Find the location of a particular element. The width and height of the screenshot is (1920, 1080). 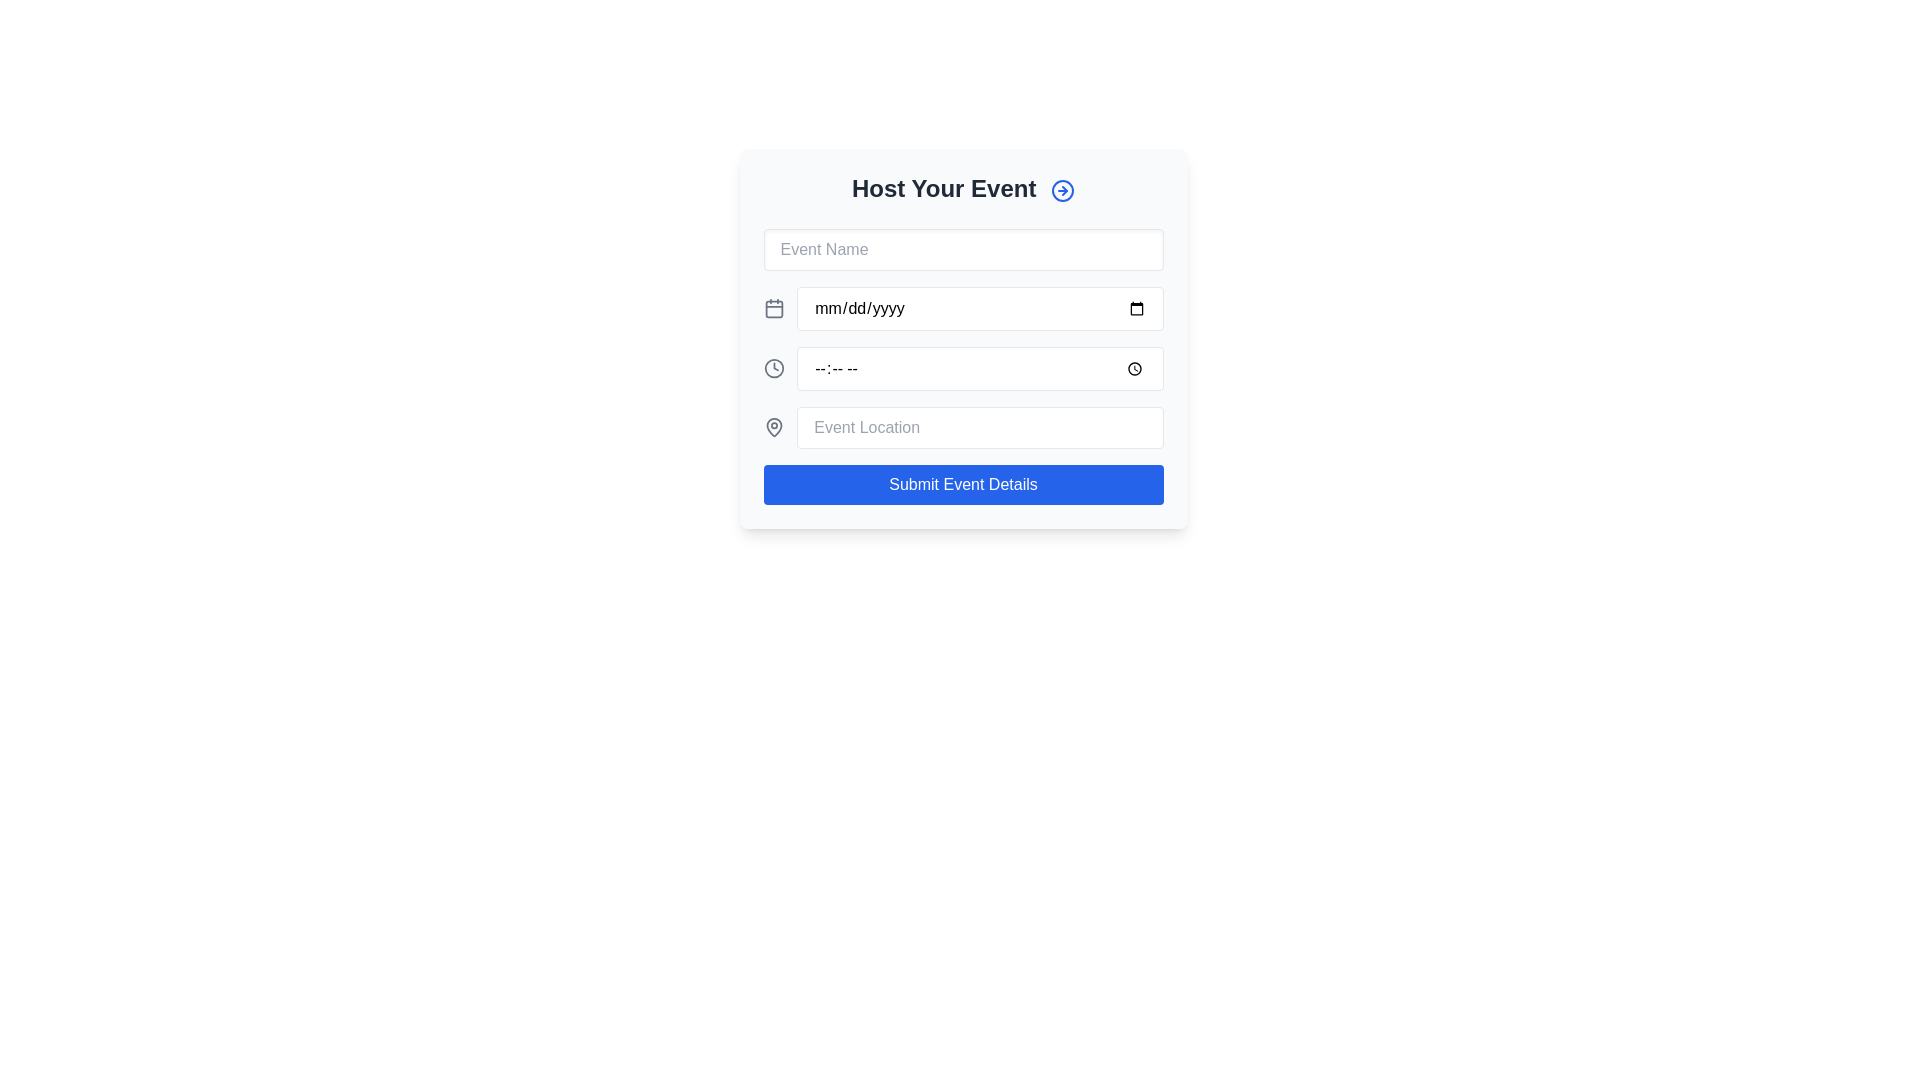

the decorative icon located to the left of the 'Event Location' input field, which symbolizes the purpose of the adjacent input field is located at coordinates (773, 427).